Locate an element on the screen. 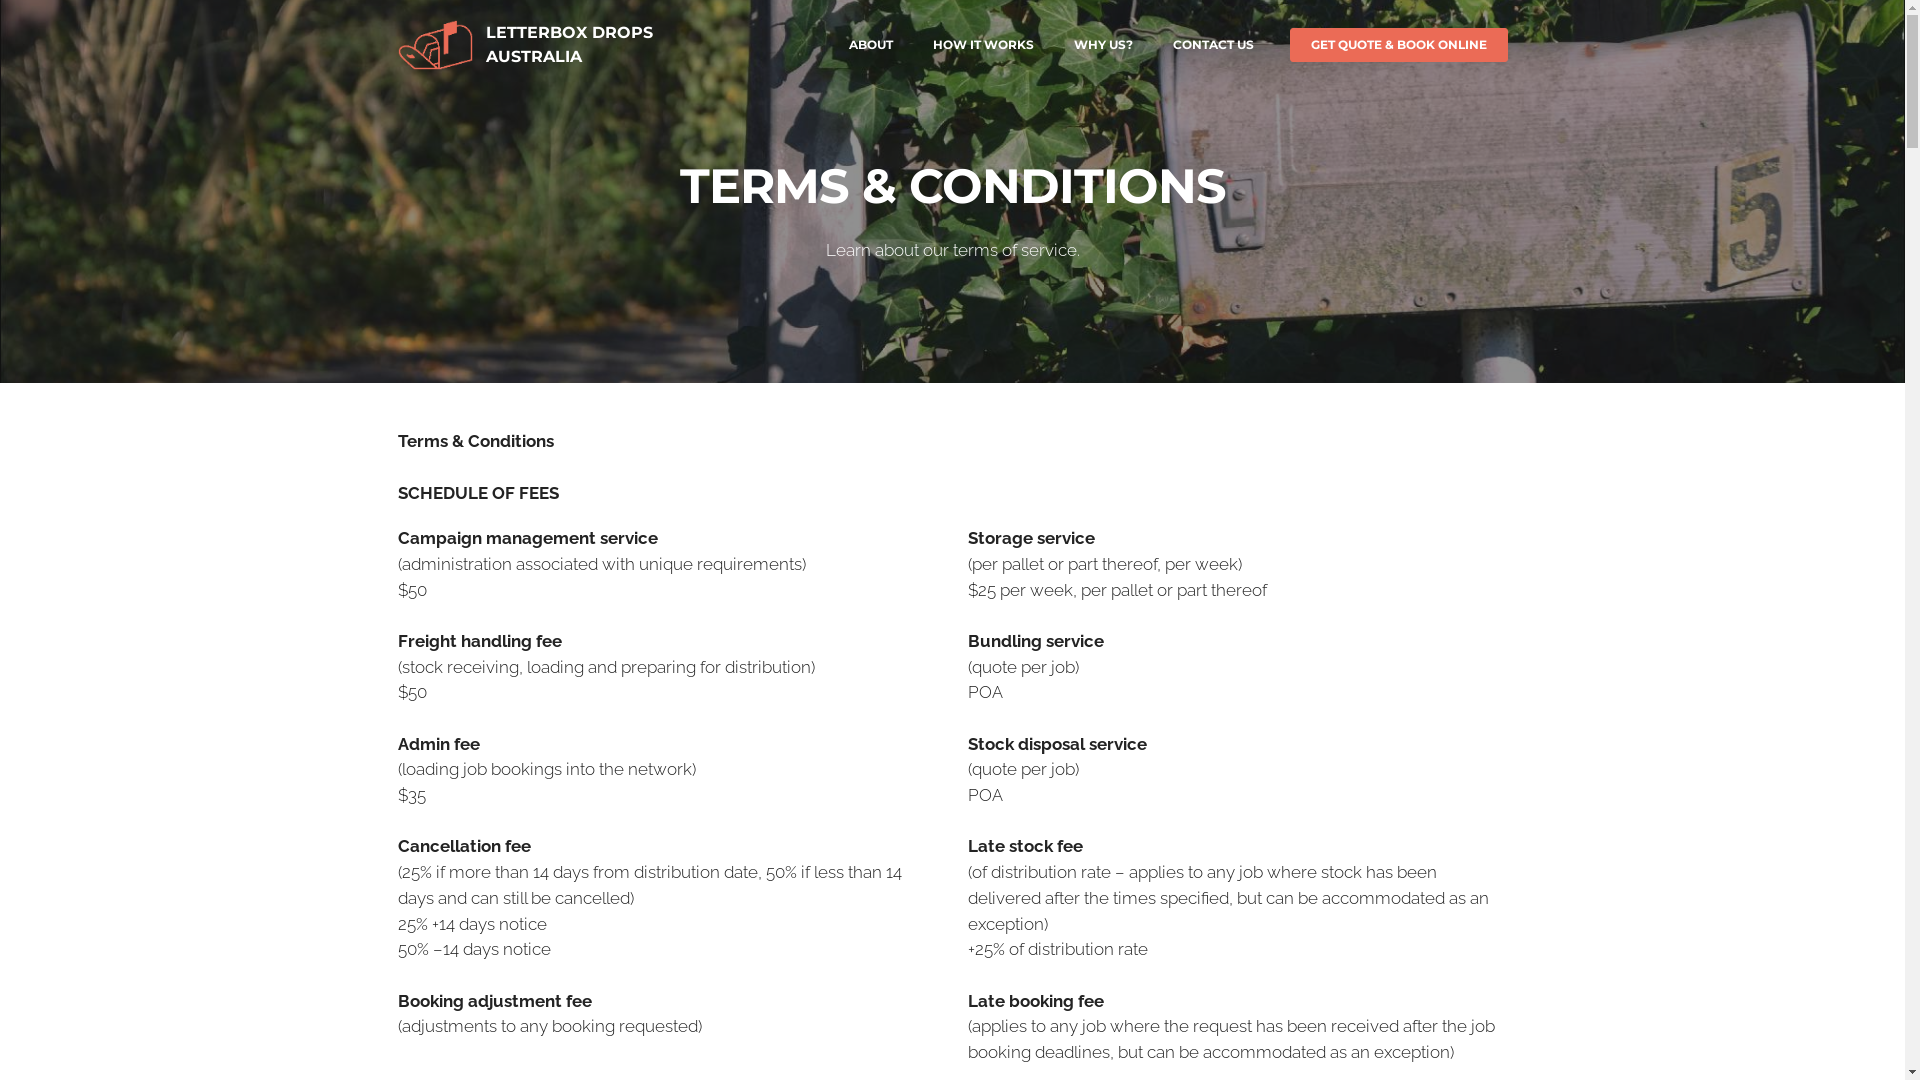  'HOW IT WORKS' is located at coordinates (982, 45).